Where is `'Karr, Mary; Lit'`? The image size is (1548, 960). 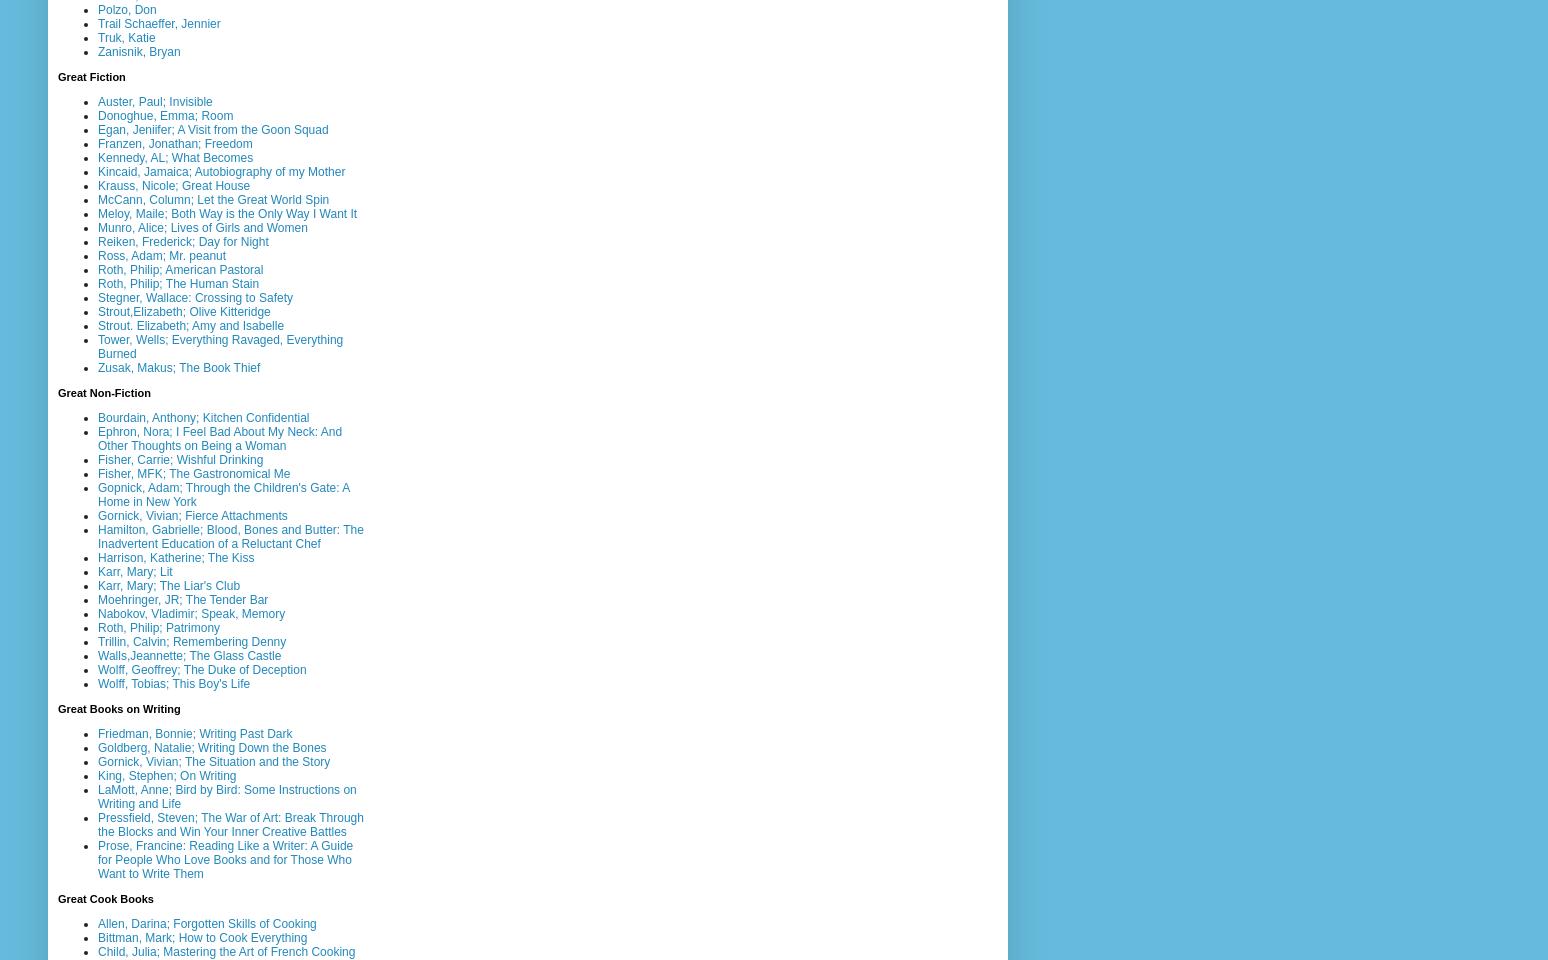
'Karr, Mary; Lit' is located at coordinates (134, 571).